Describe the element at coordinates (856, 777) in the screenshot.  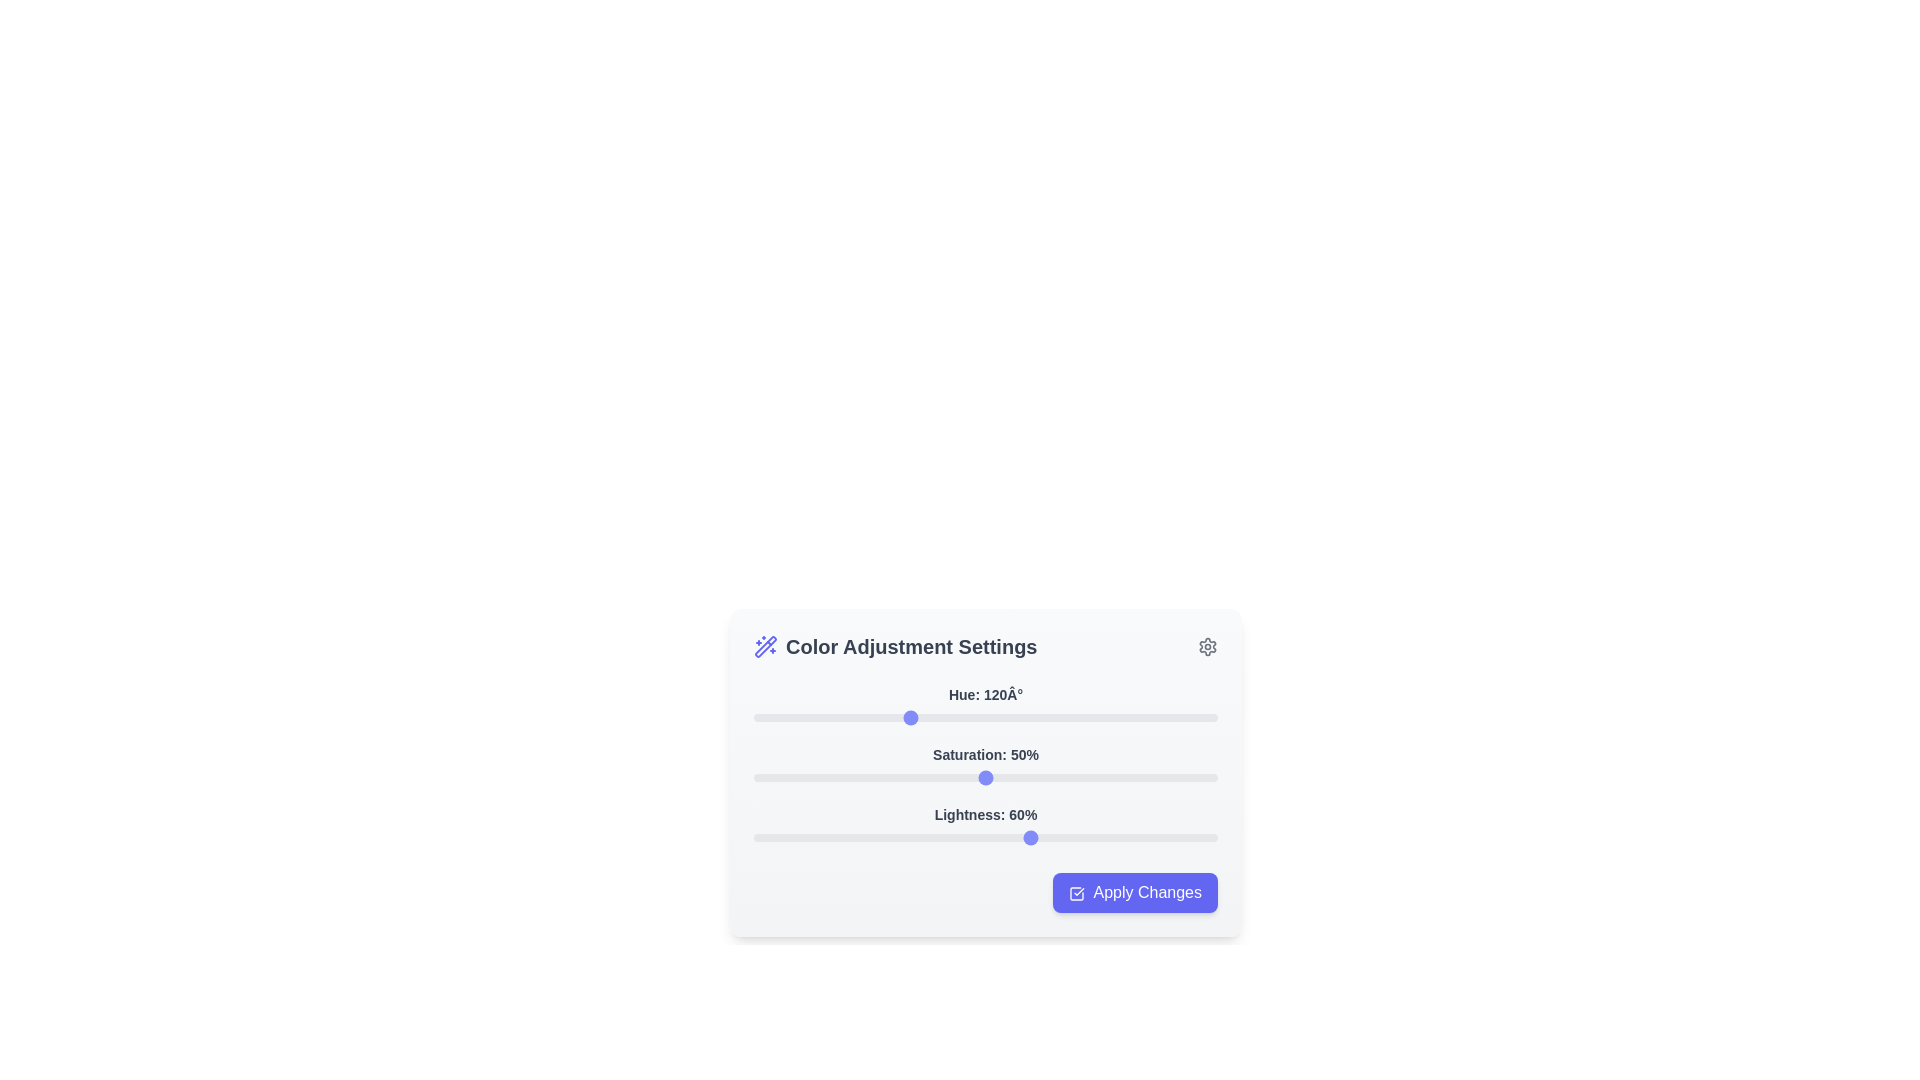
I see `the saturation` at that location.